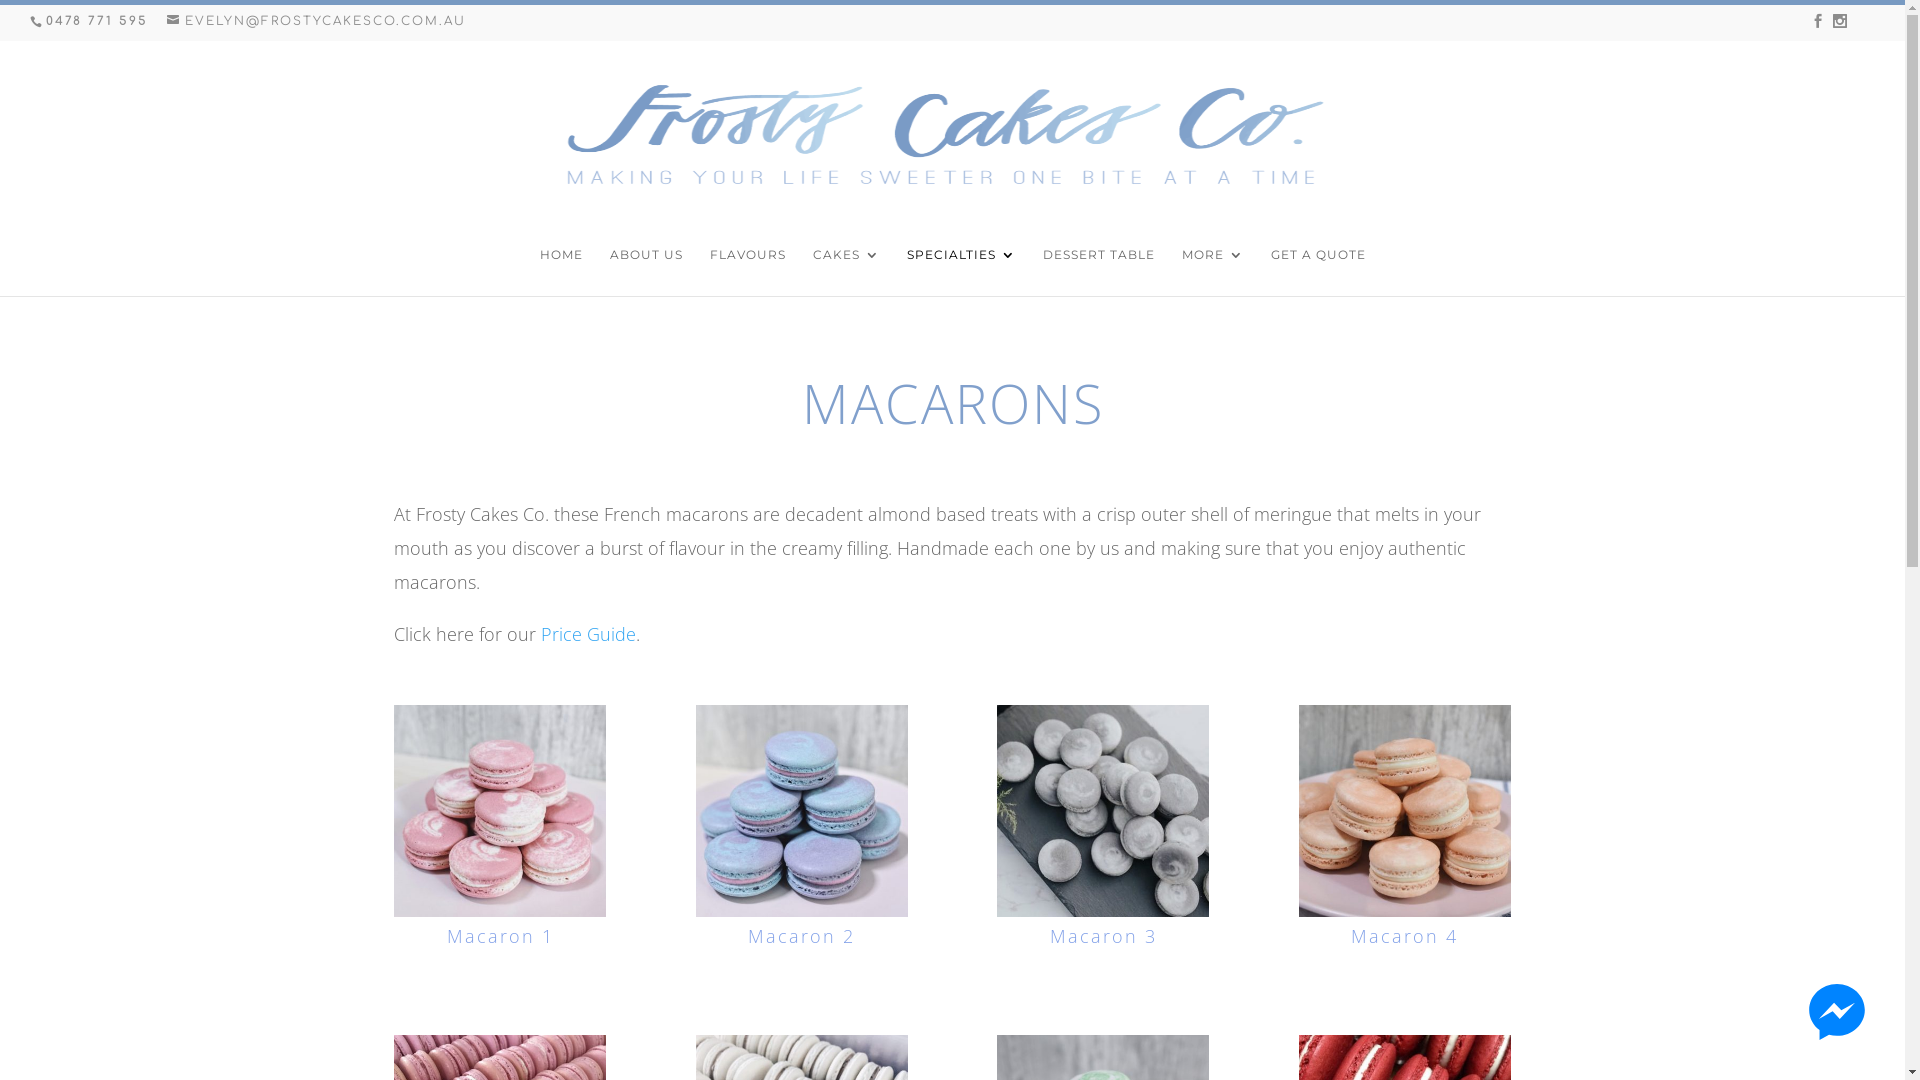 Image resolution: width=1920 pixels, height=1080 pixels. What do you see at coordinates (1181, 272) in the screenshot?
I see `'MORE'` at bounding box center [1181, 272].